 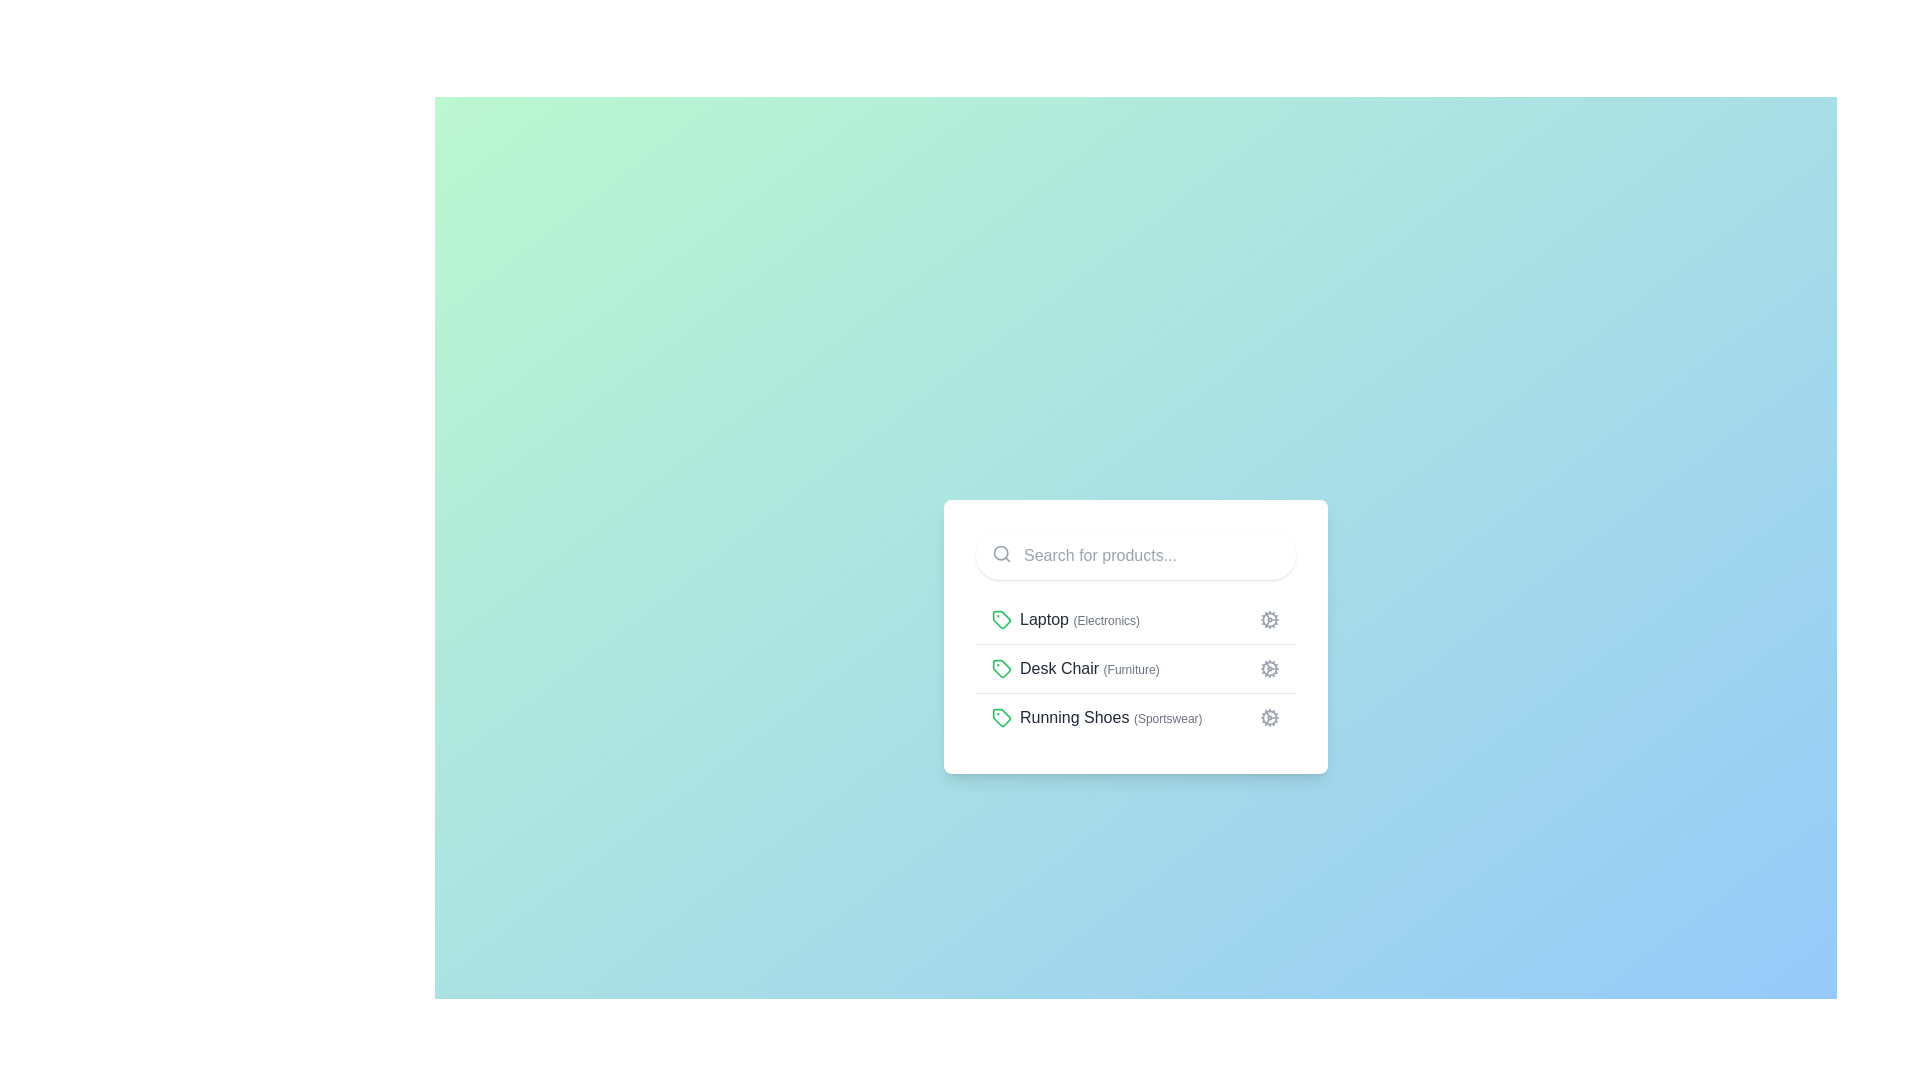 What do you see at coordinates (1002, 554) in the screenshot?
I see `the magnifying glass icon located on the left side of the search bar, near the top-left corner of the input field` at bounding box center [1002, 554].